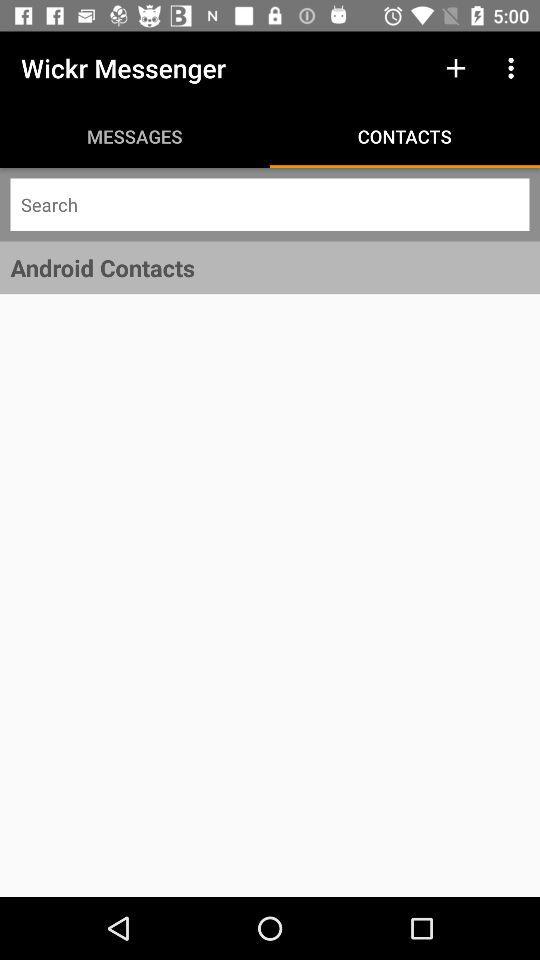 This screenshot has width=540, height=960. What do you see at coordinates (270, 204) in the screenshot?
I see `icon below the messages icon` at bounding box center [270, 204].